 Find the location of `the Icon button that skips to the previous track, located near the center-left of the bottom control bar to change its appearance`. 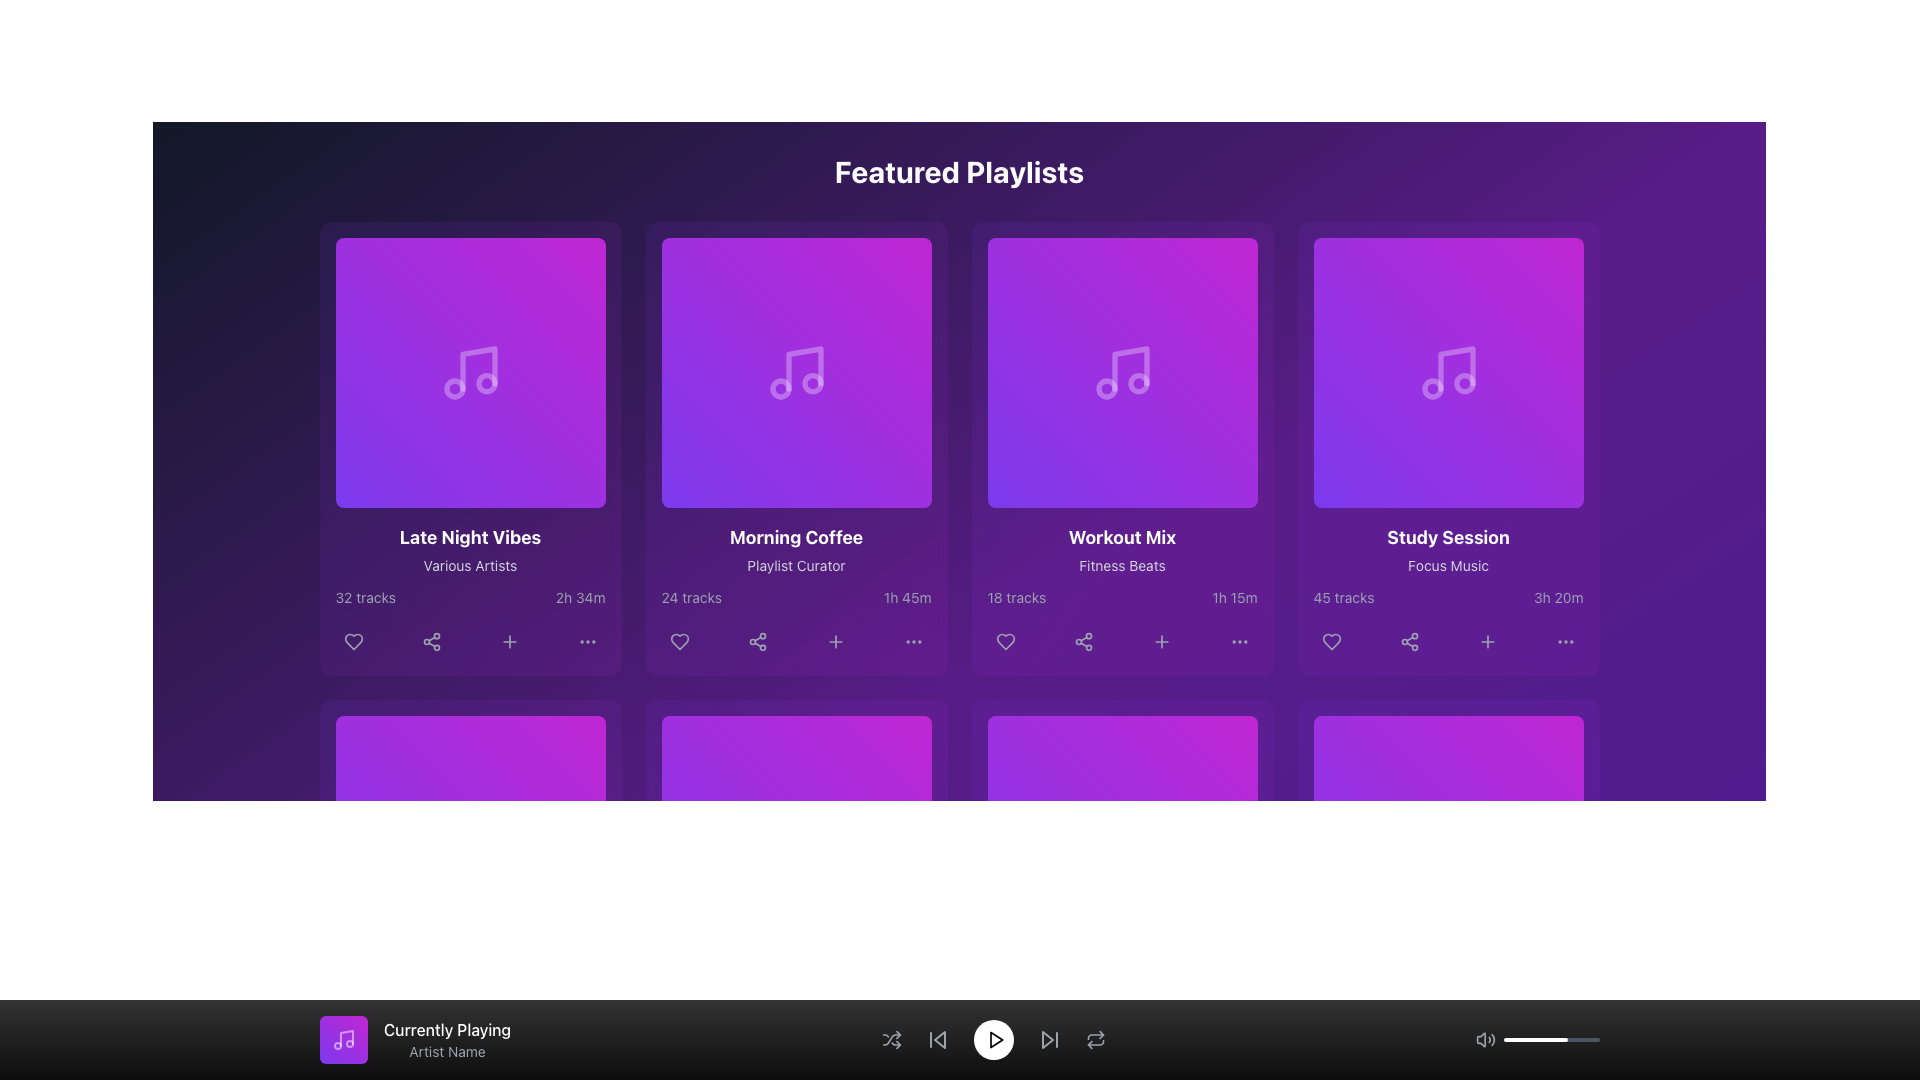

the Icon button that skips to the previous track, located near the center-left of the bottom control bar to change its appearance is located at coordinates (936, 1039).